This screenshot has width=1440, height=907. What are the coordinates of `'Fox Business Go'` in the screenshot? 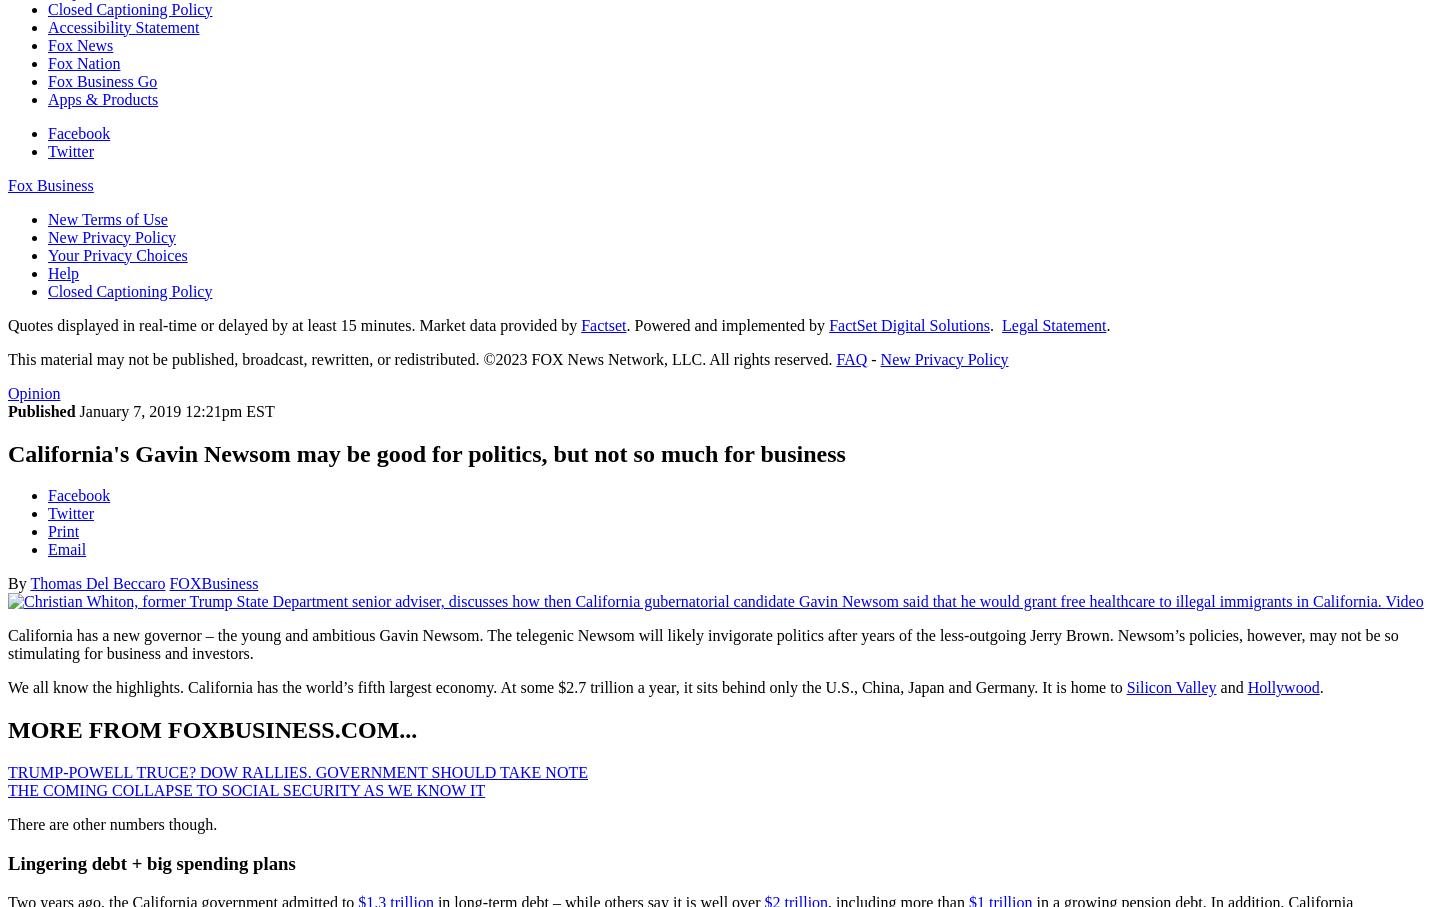 It's located at (102, 80).